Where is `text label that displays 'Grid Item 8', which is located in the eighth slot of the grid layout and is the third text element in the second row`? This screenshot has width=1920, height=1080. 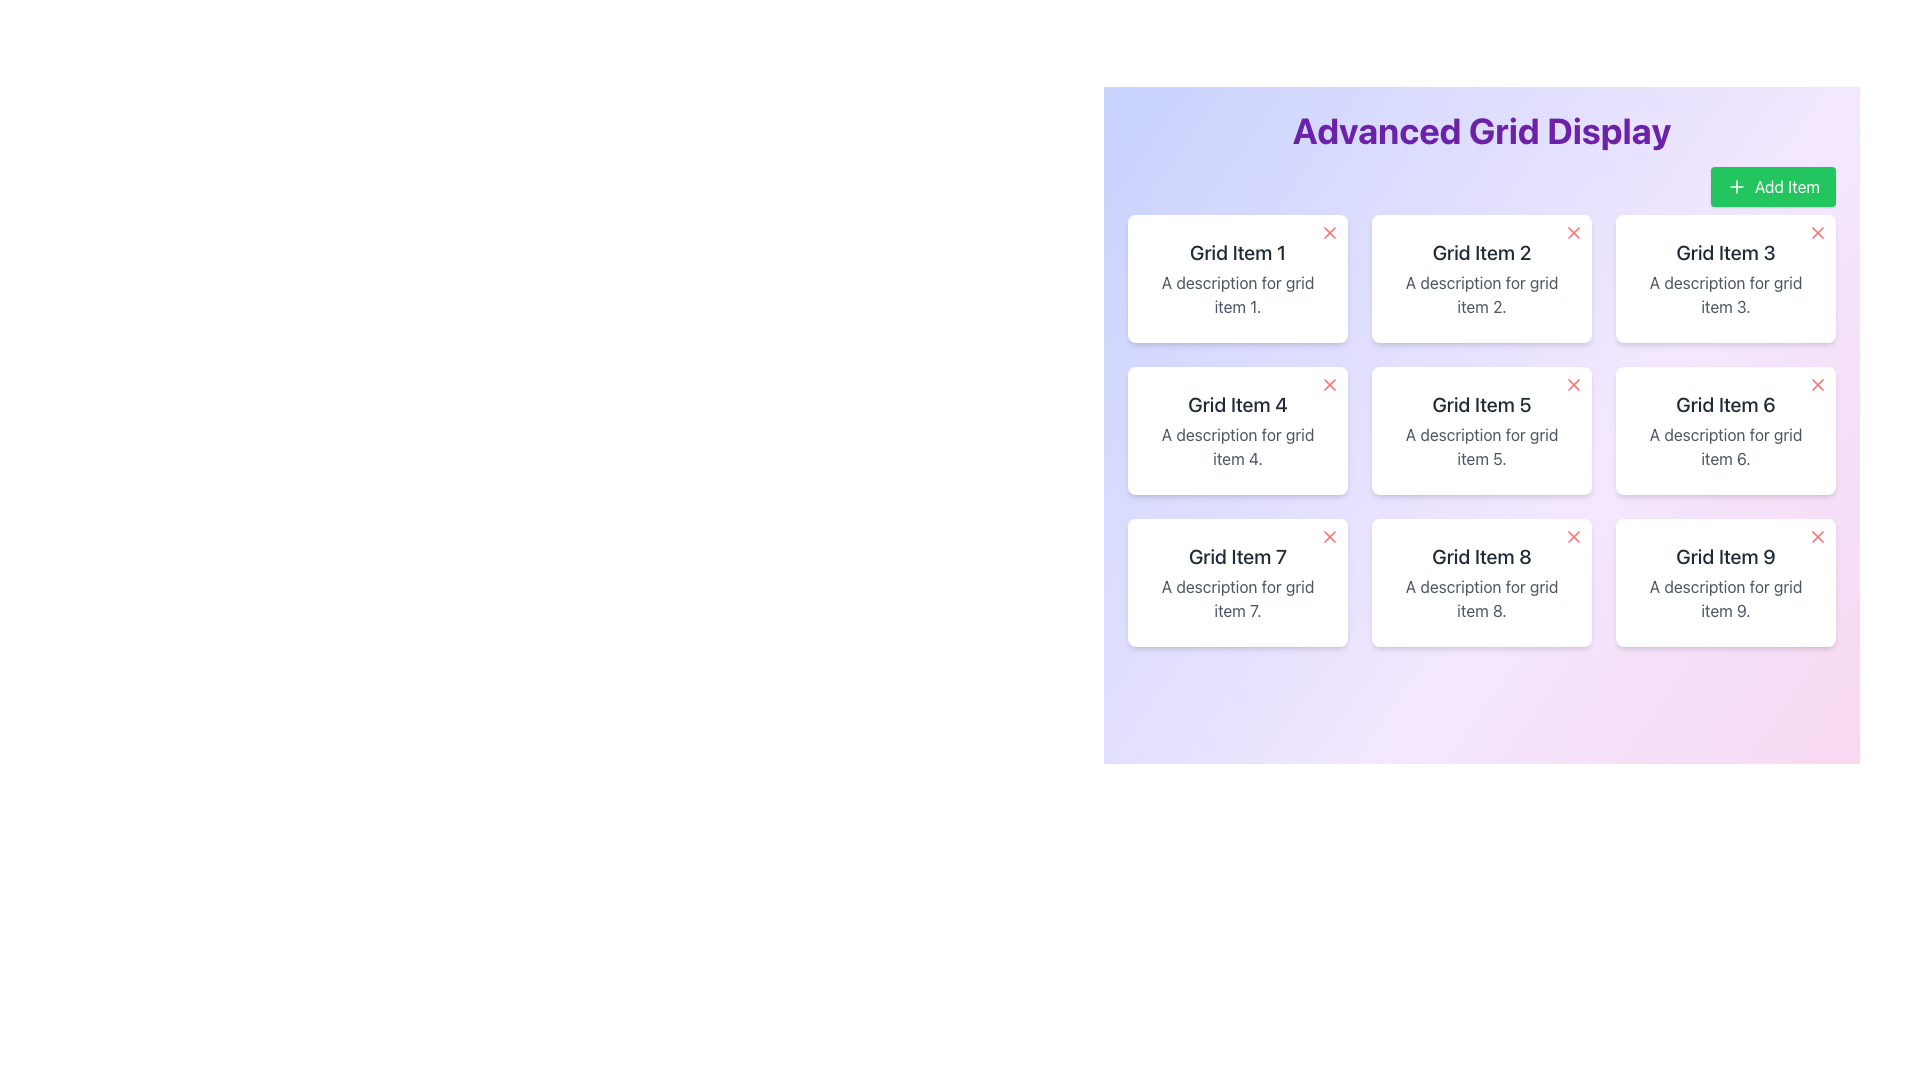
text label that displays 'Grid Item 8', which is located in the eighth slot of the grid layout and is the third text element in the second row is located at coordinates (1482, 556).